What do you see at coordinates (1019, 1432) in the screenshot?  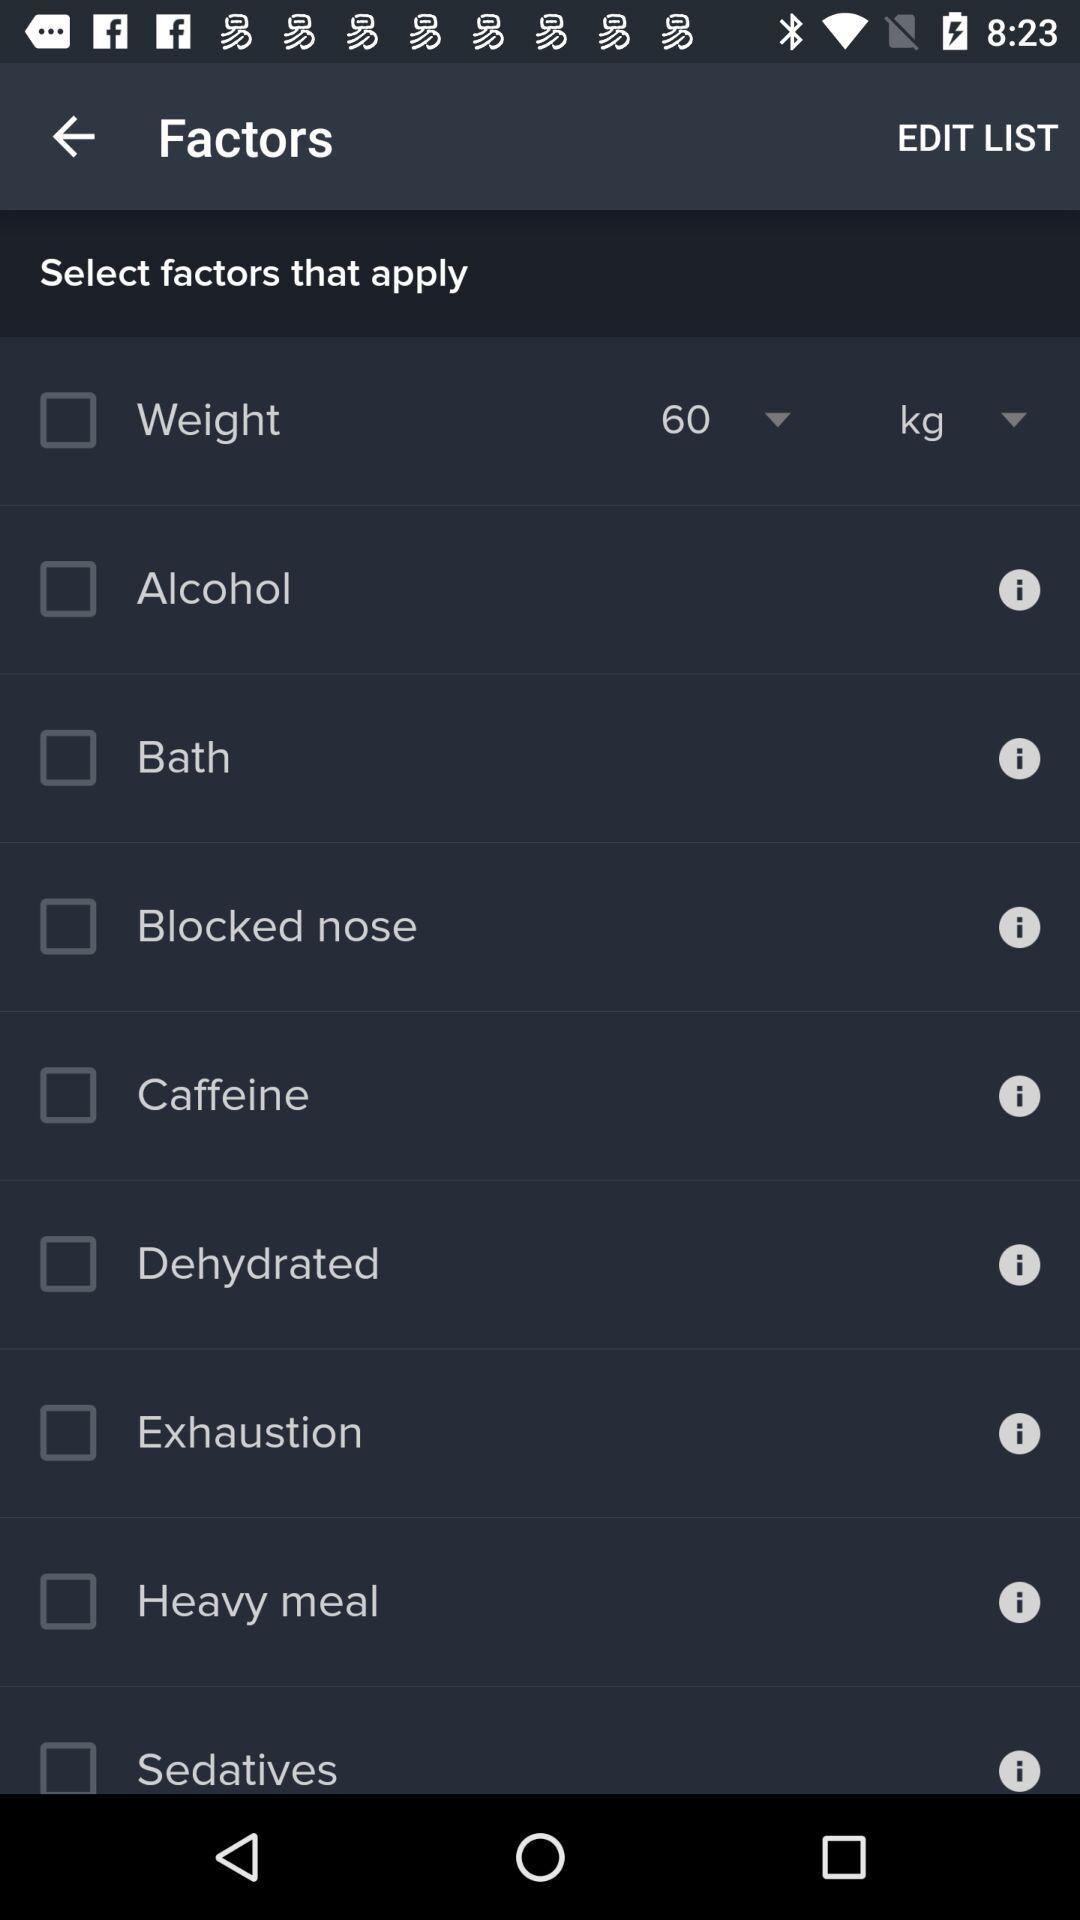 I see `more info` at bounding box center [1019, 1432].